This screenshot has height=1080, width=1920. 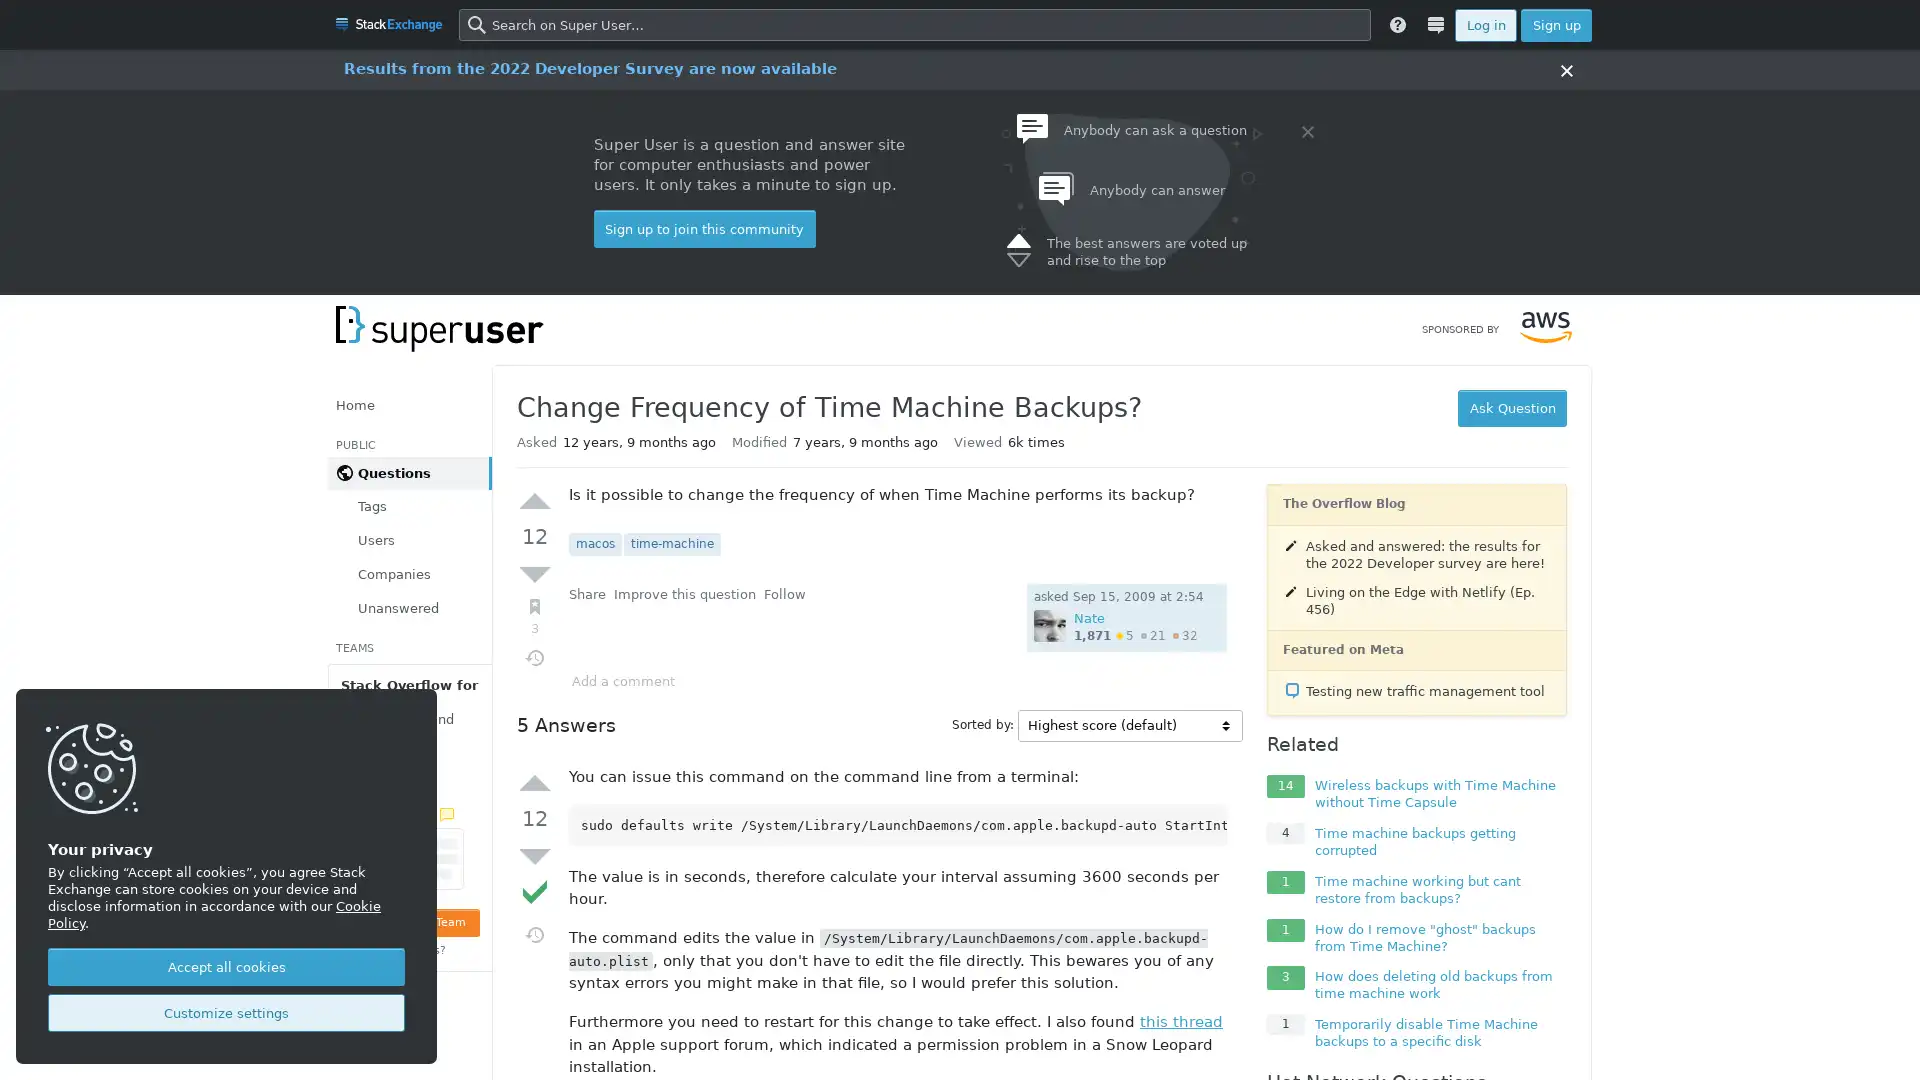 What do you see at coordinates (784, 593) in the screenshot?
I see `Follow` at bounding box center [784, 593].